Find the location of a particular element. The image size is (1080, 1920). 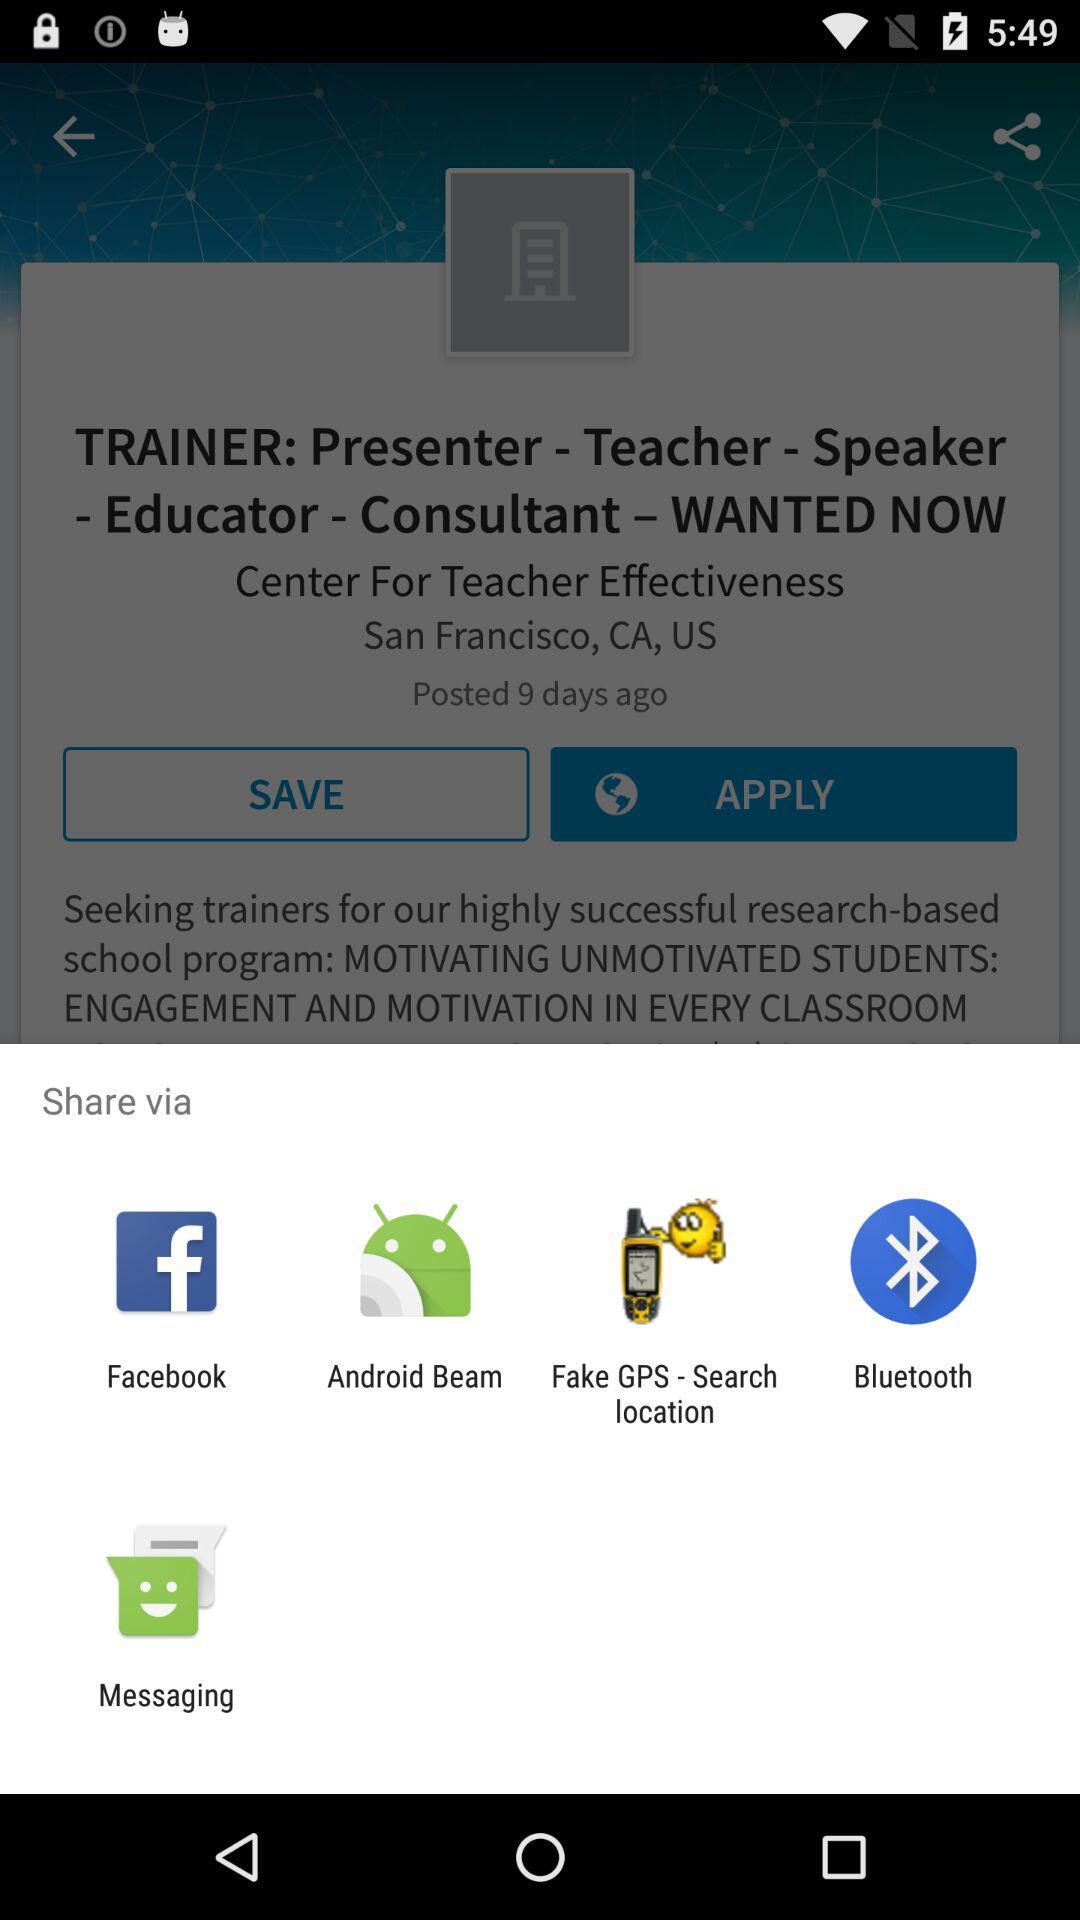

the item to the left of the android beam icon is located at coordinates (165, 1392).